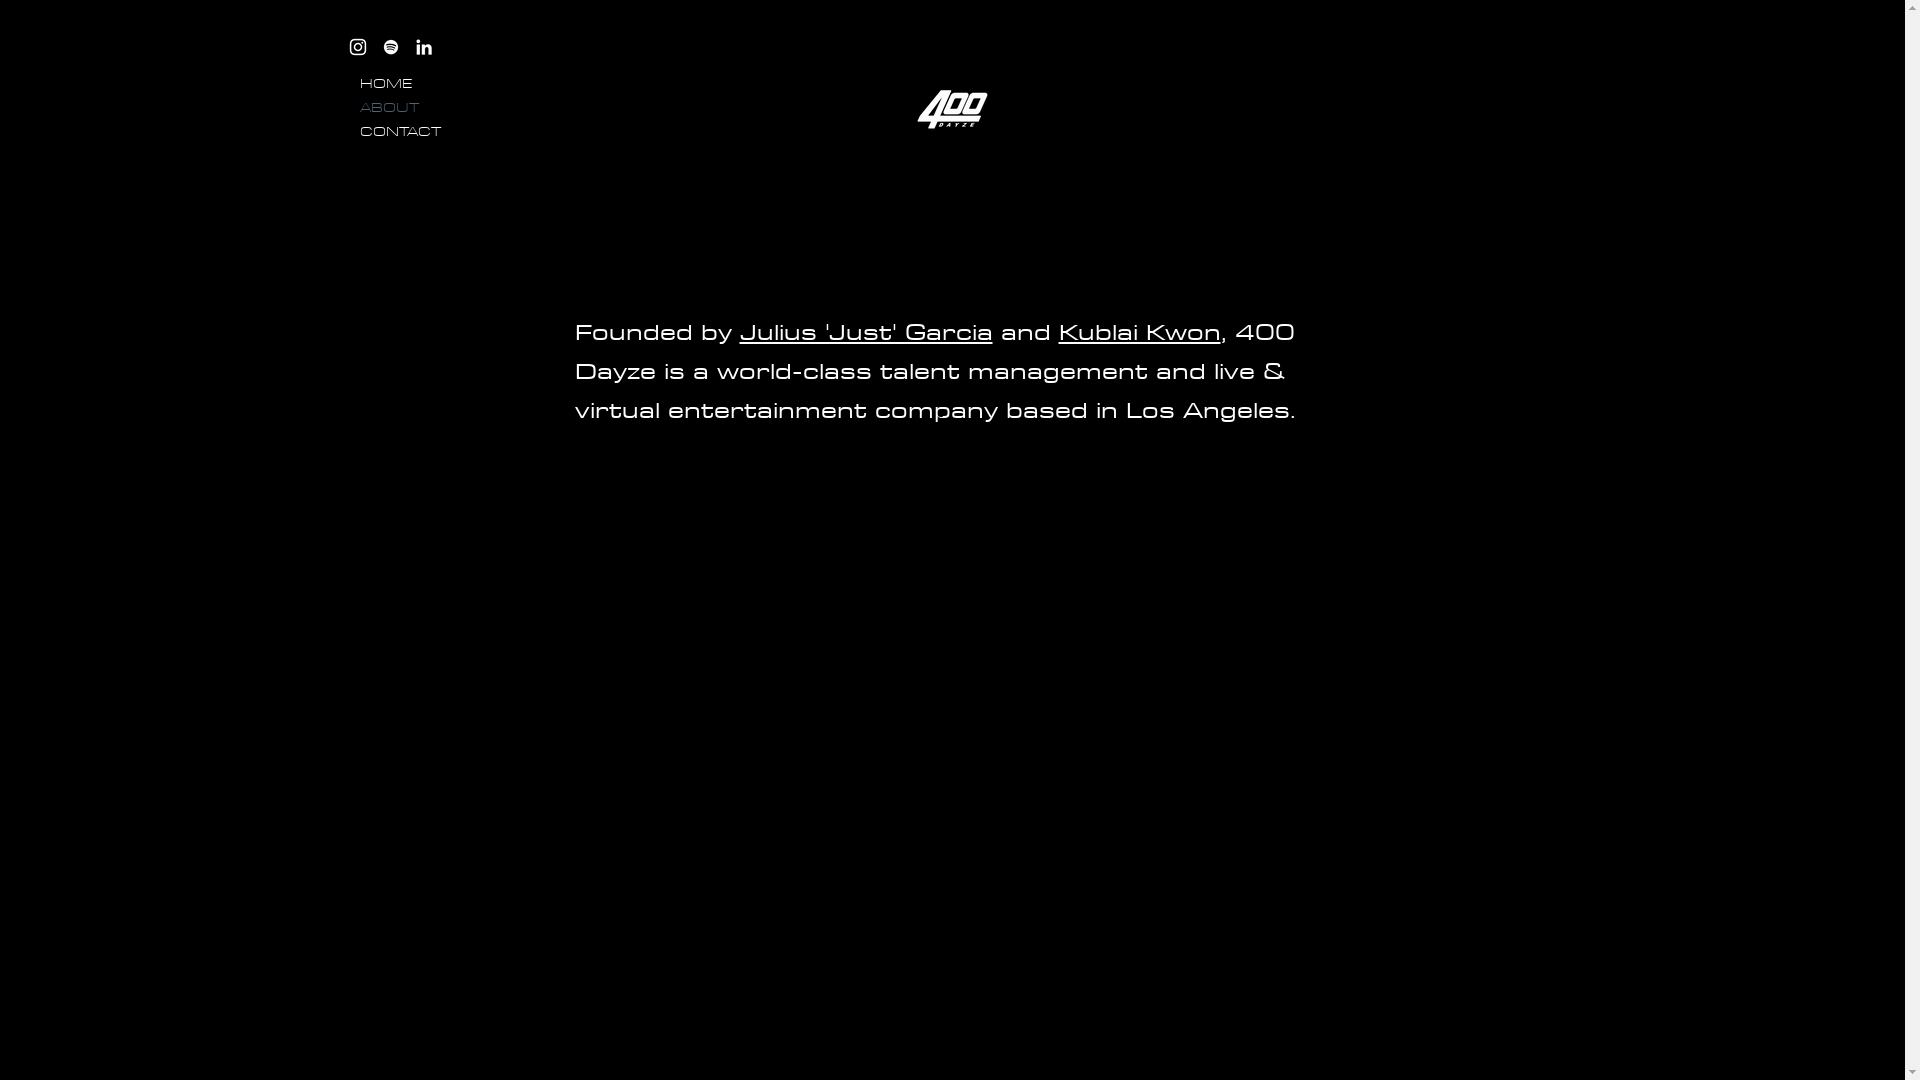 Image resolution: width=1920 pixels, height=1080 pixels. I want to click on 'CONTACT', so click(360, 131).